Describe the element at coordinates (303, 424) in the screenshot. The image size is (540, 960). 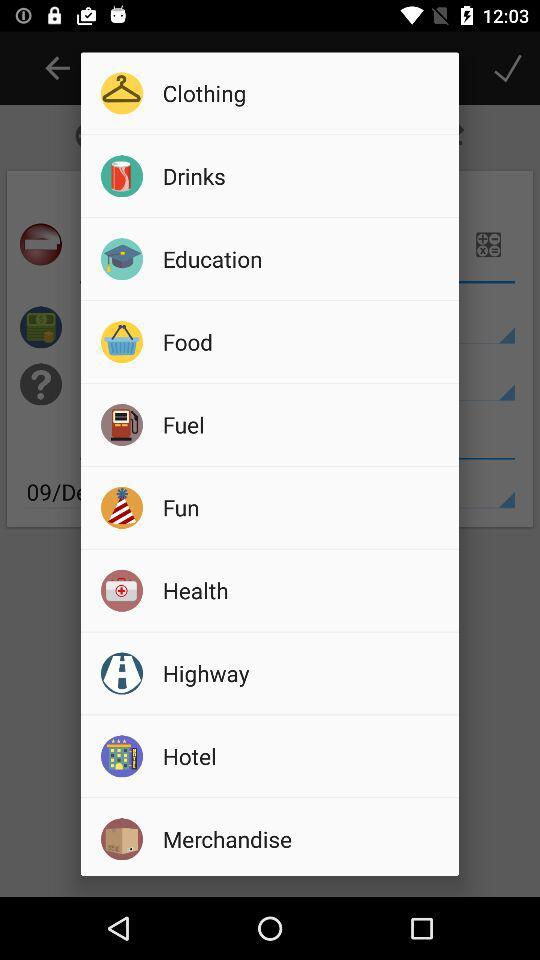
I see `item below the food icon` at that location.